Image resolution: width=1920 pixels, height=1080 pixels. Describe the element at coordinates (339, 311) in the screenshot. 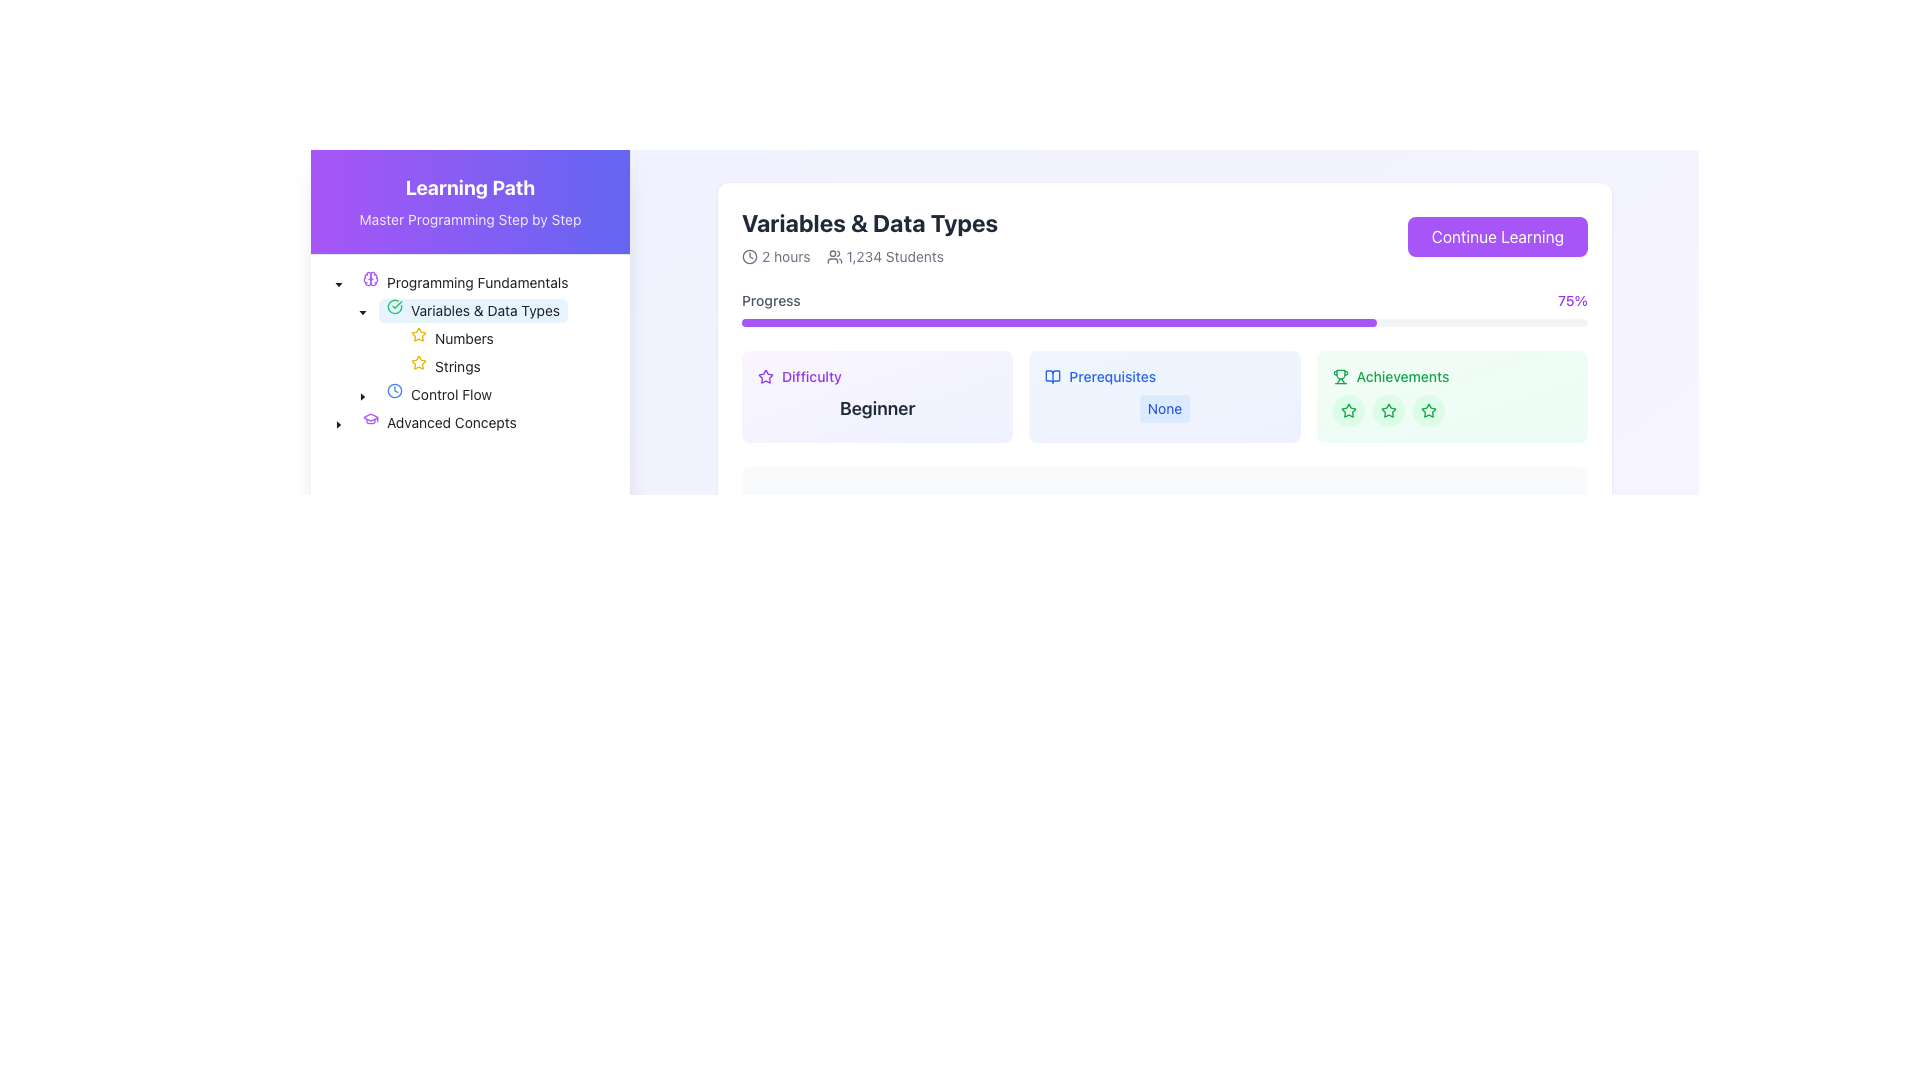

I see `the indentation placeholder located adjacent to the 'Variables & Data Types' item in the 'Programming Fundamentals' section of the tree menu` at that location.